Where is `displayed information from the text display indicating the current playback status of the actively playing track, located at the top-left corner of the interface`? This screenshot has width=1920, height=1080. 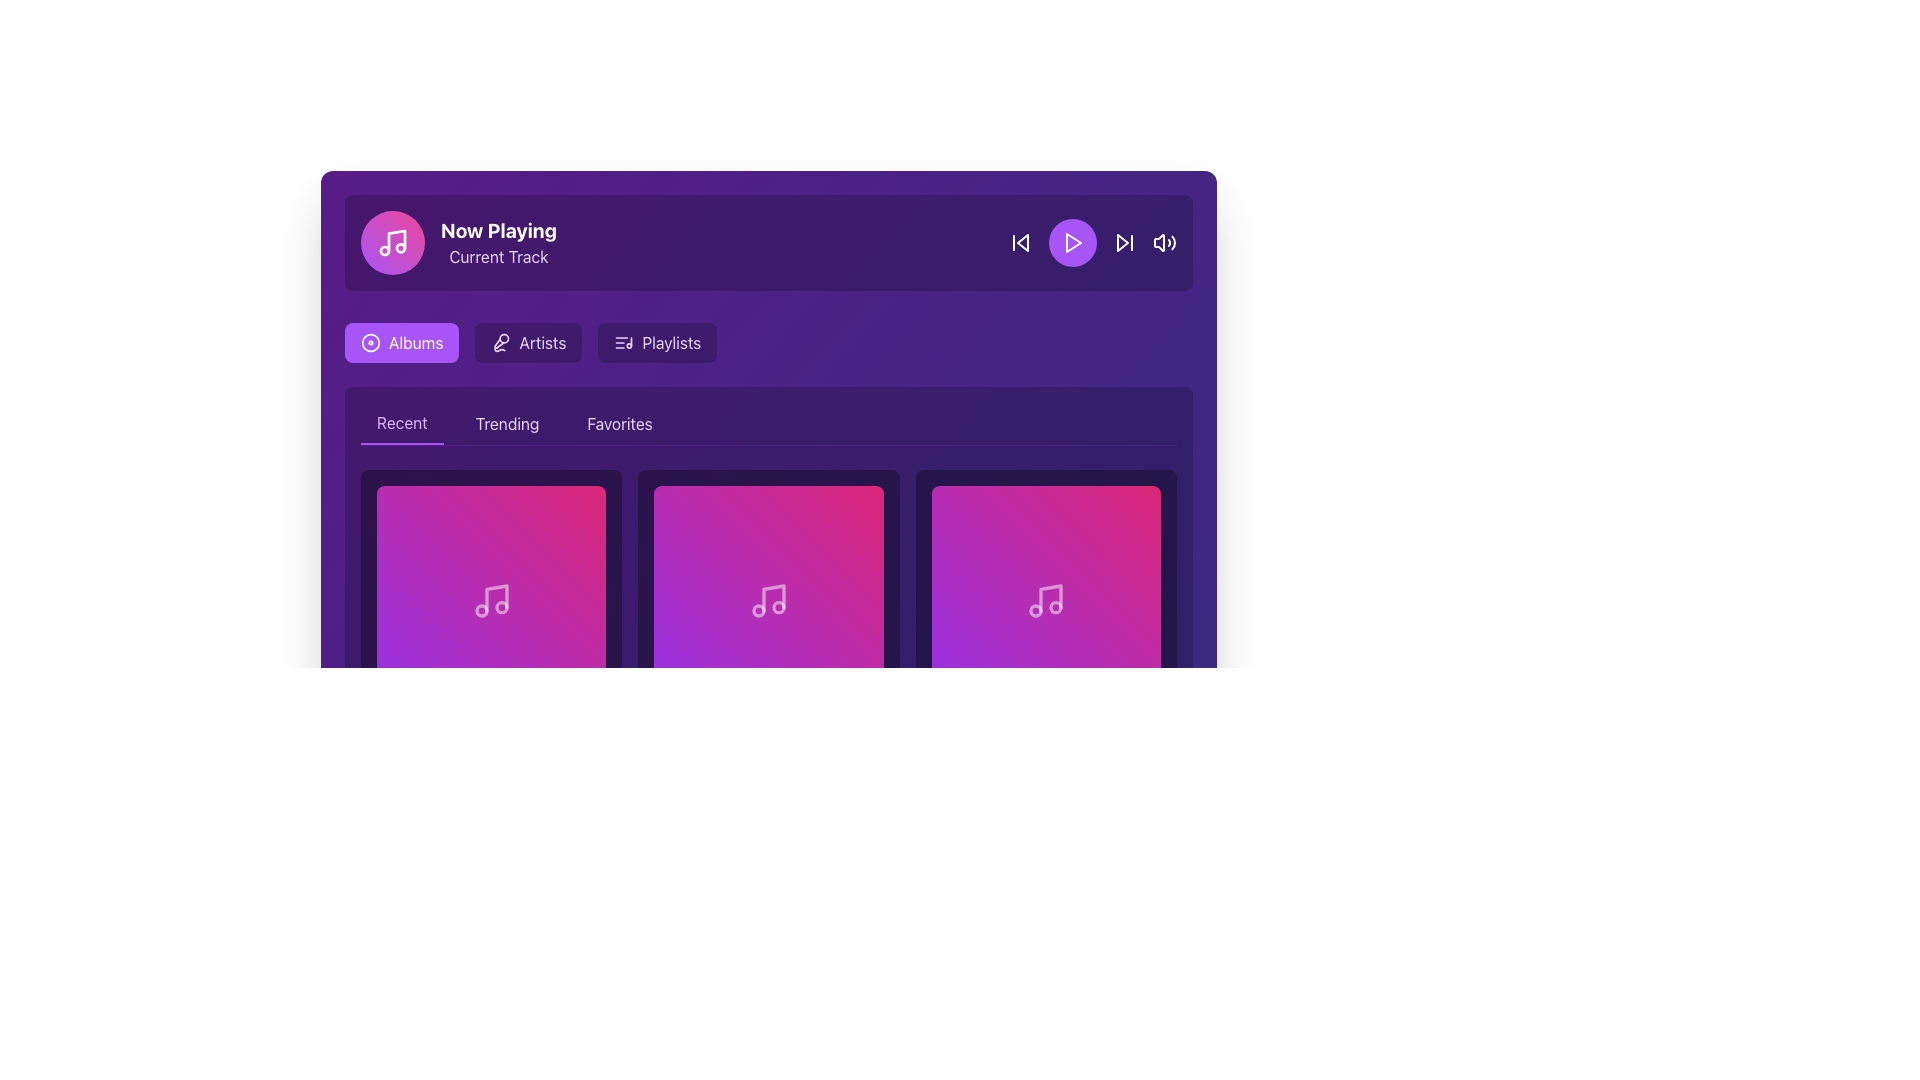 displayed information from the text display indicating the current playback status of the actively playing track, located at the top-left corner of the interface is located at coordinates (499, 242).